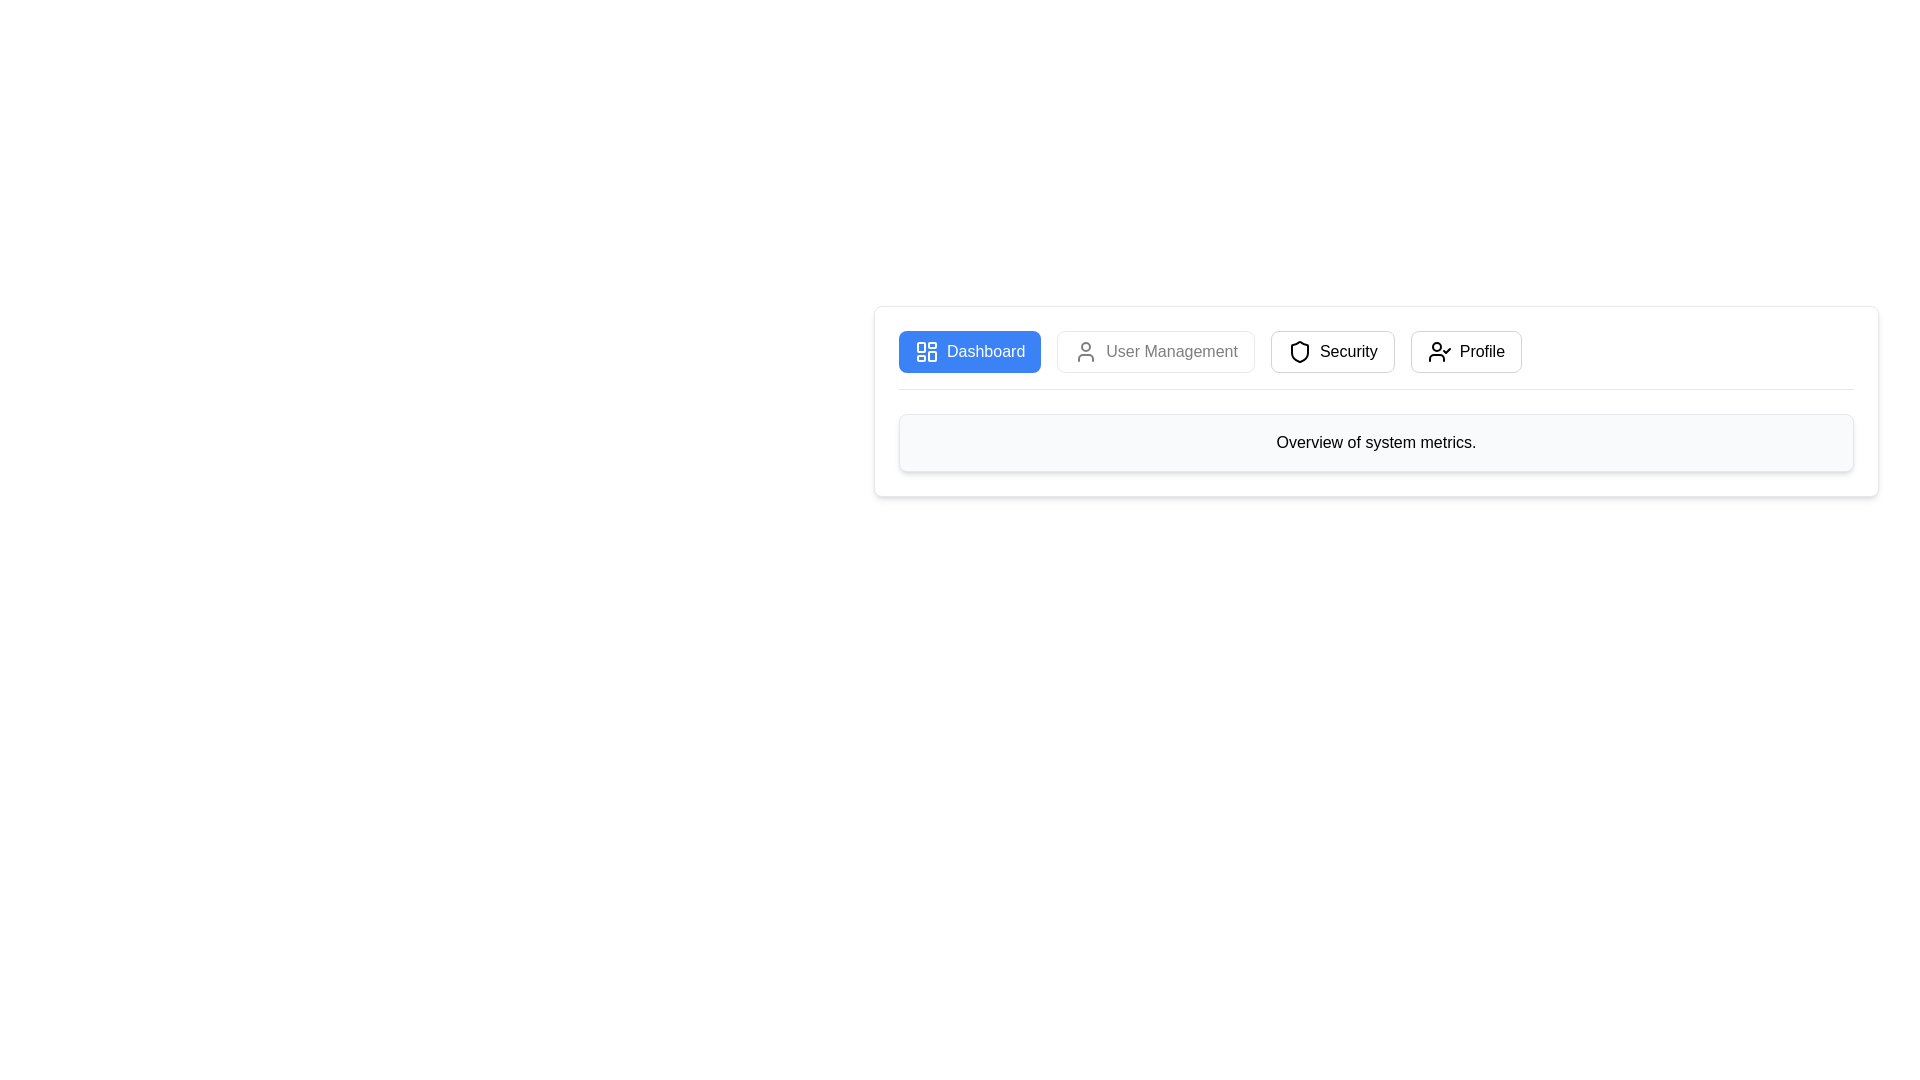 This screenshot has height=1080, width=1920. I want to click on the user icon, which is the leftmost icon in the 'User Management' button of the navigation menu, so click(1085, 350).